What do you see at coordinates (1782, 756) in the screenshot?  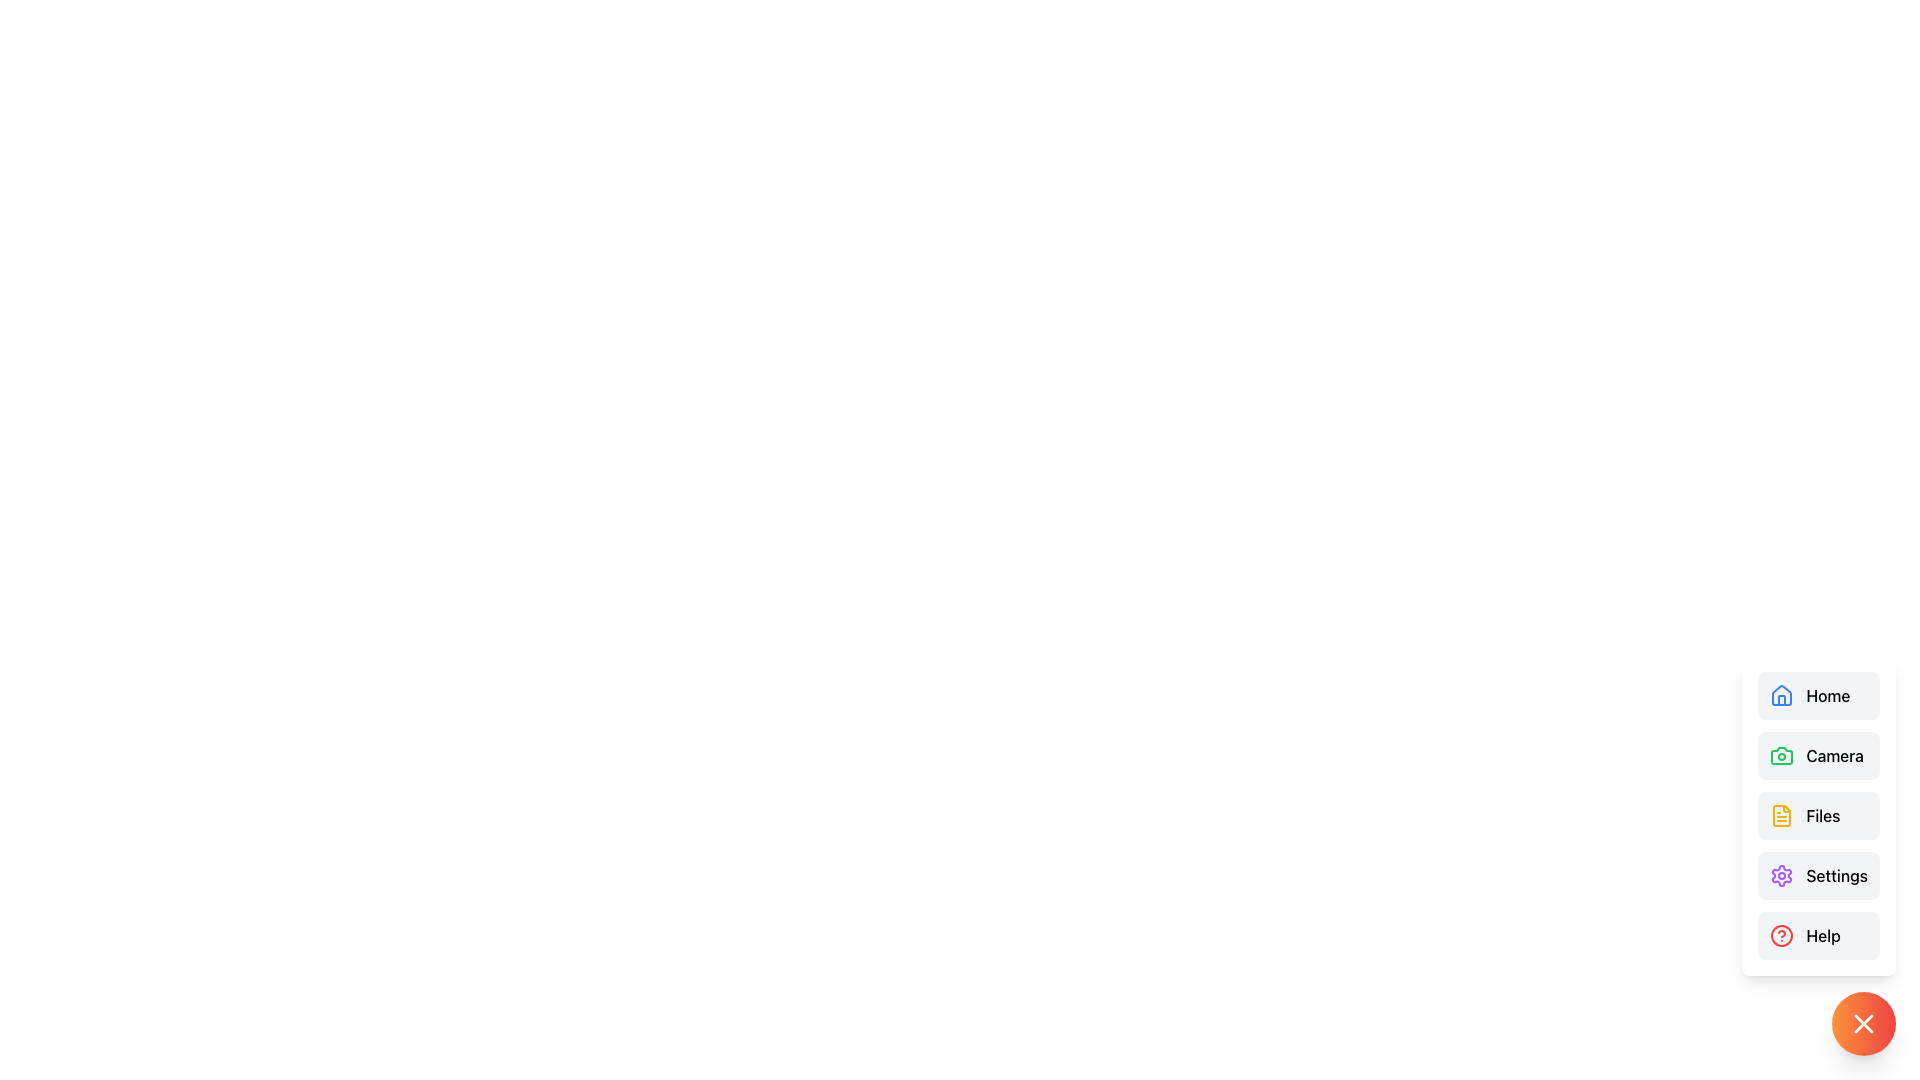 I see `the camera icon located in the vertical menu on the right side of the interface, which is the second item from the top, directly below the 'Home' item` at bounding box center [1782, 756].